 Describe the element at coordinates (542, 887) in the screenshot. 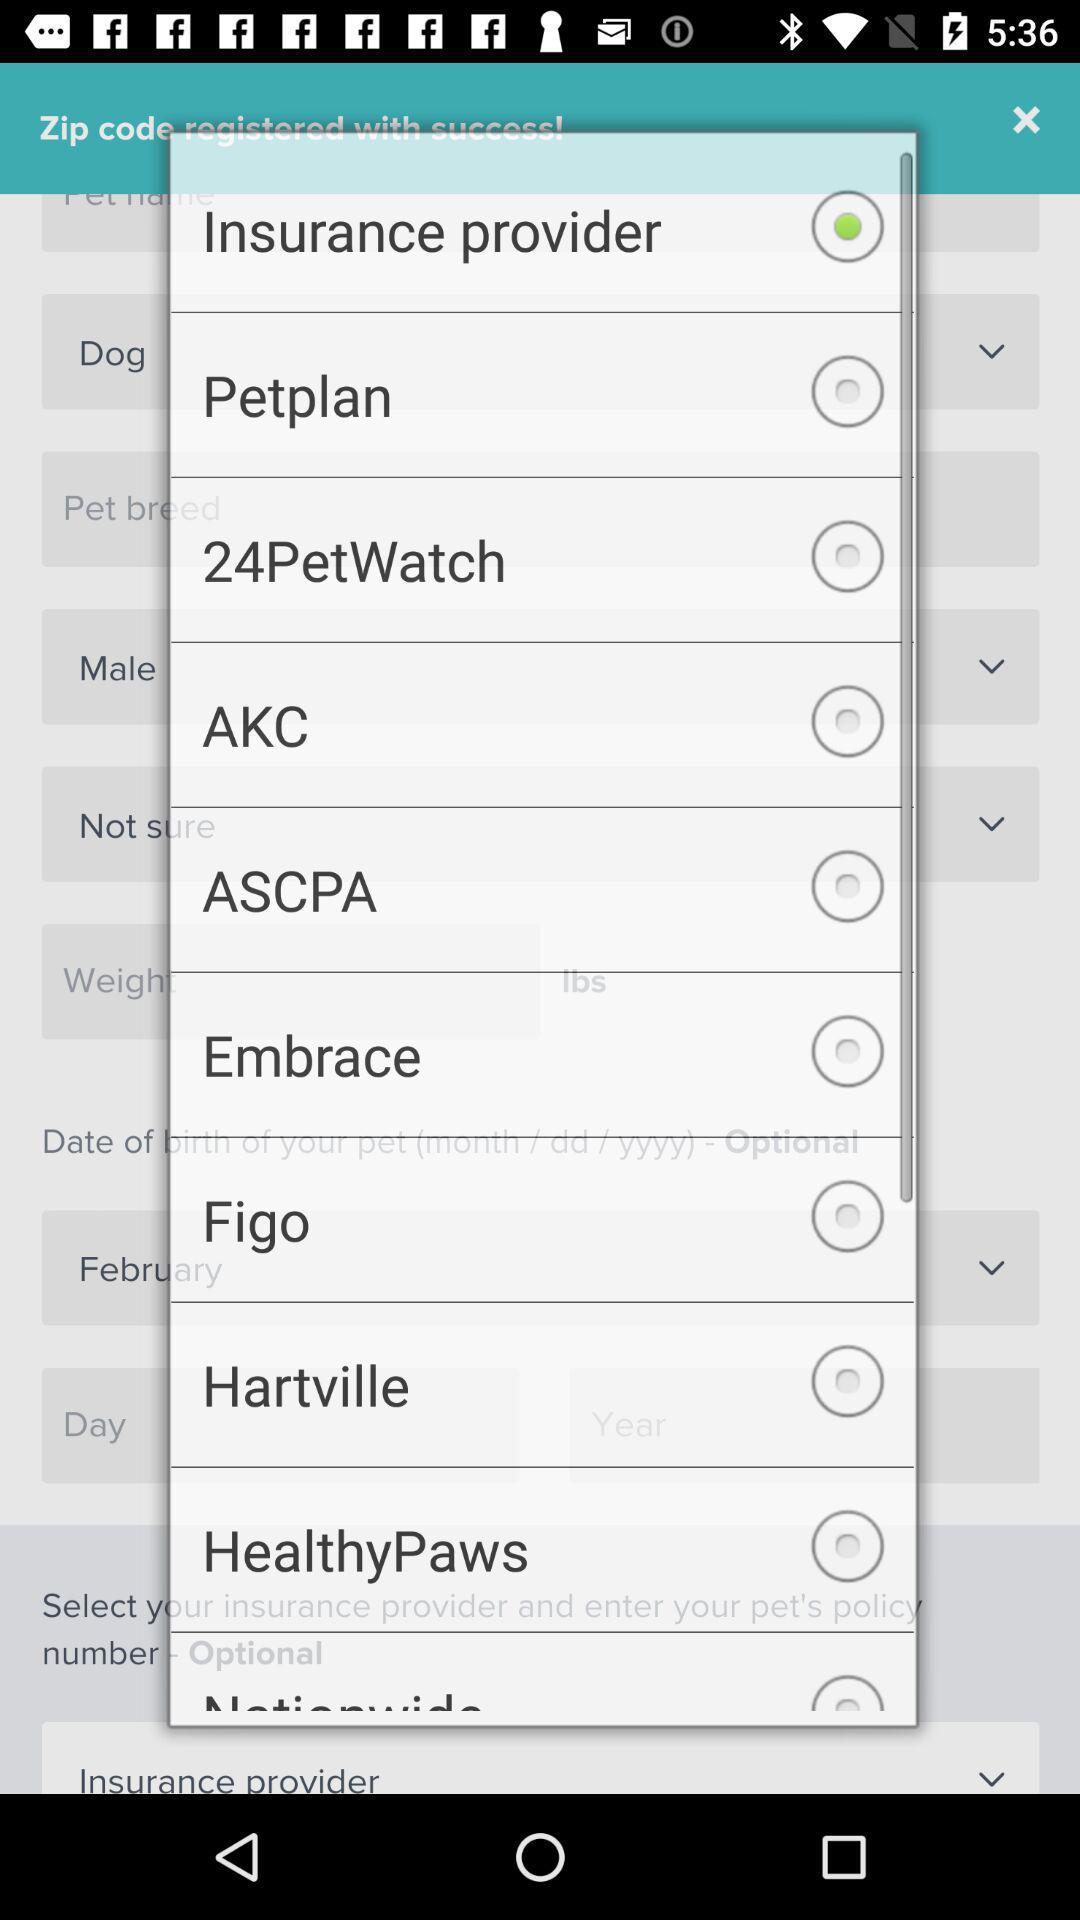

I see `checkbox below akc icon` at that location.